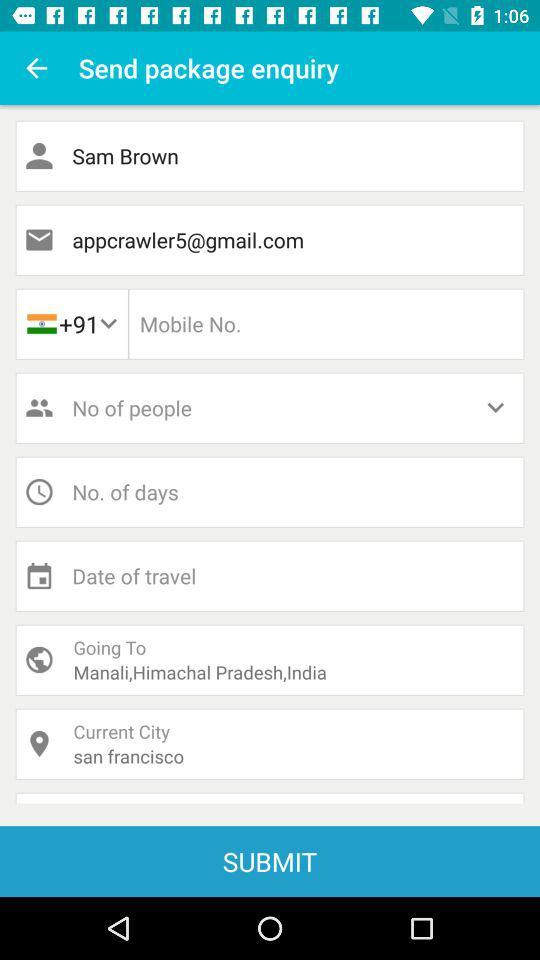 Image resolution: width=540 pixels, height=960 pixels. Describe the element at coordinates (270, 491) in the screenshot. I see `write the number of days` at that location.